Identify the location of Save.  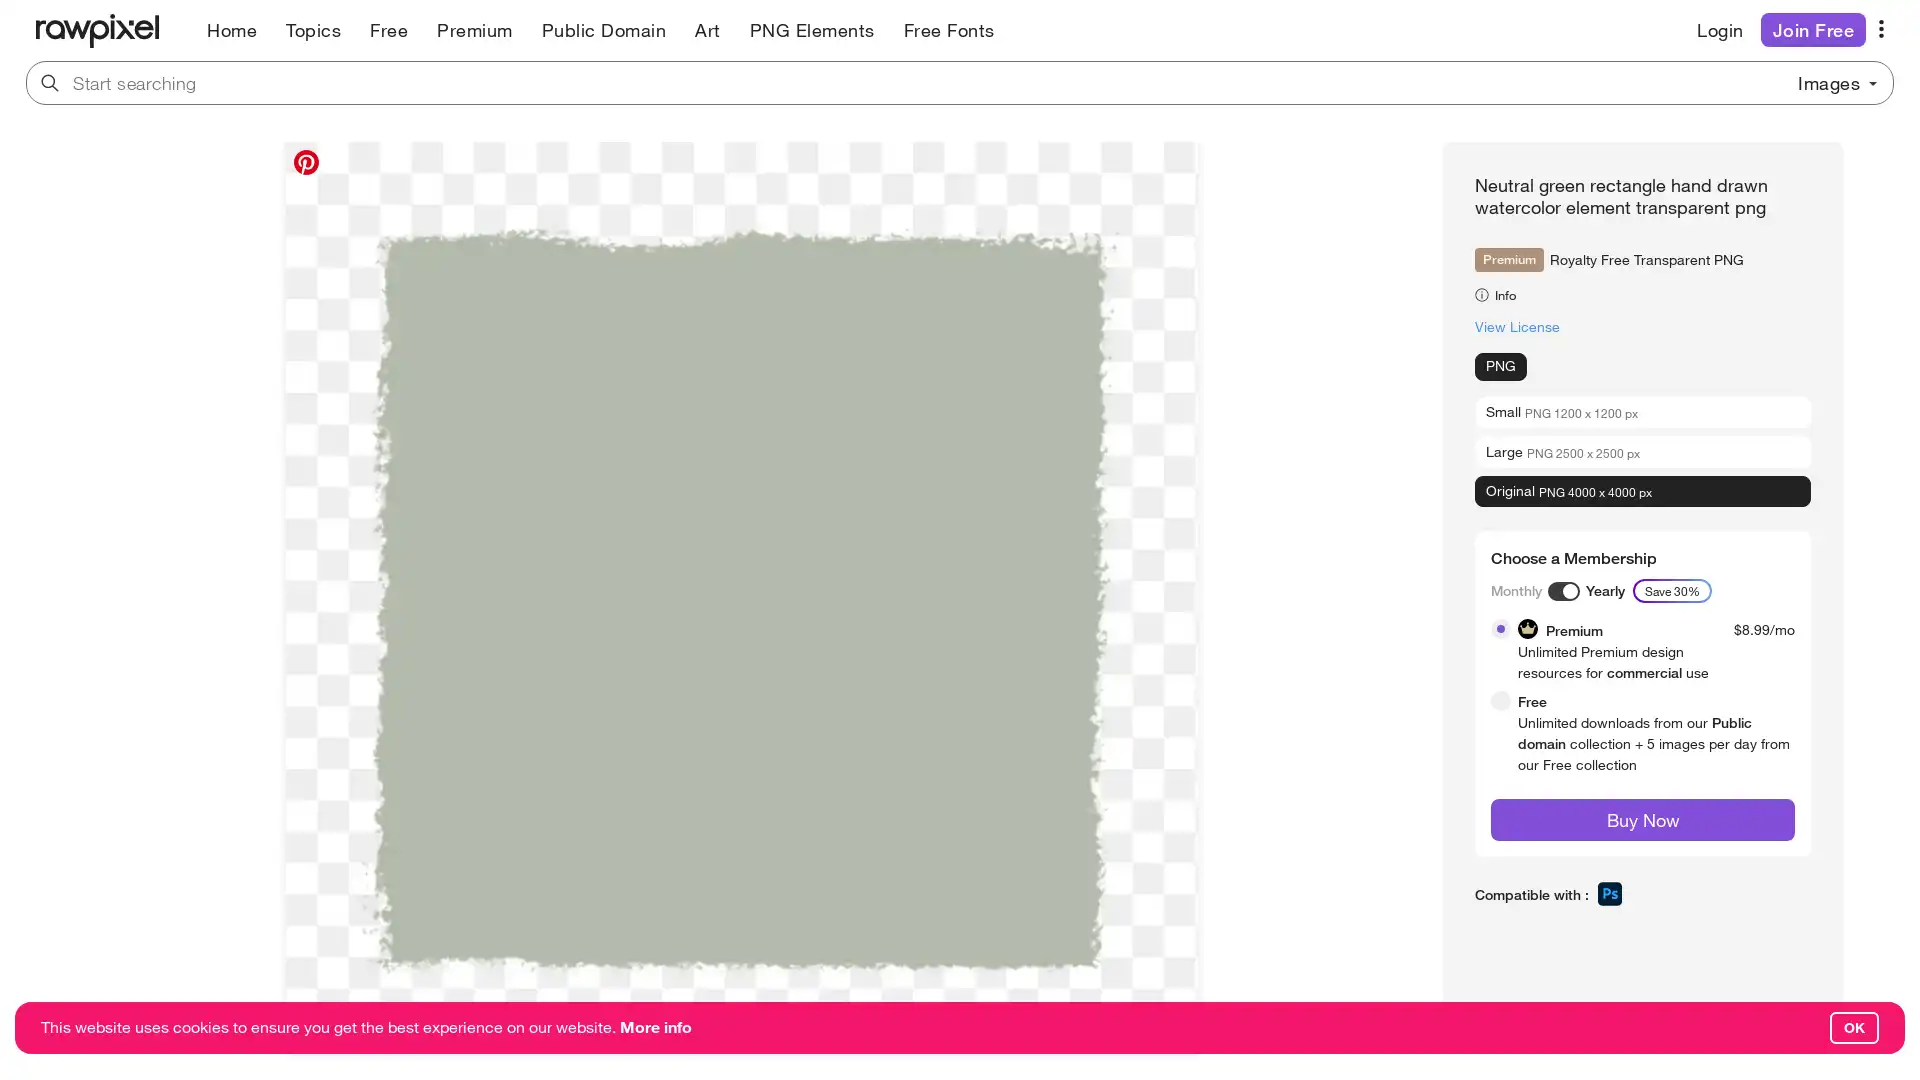
(317, 1033).